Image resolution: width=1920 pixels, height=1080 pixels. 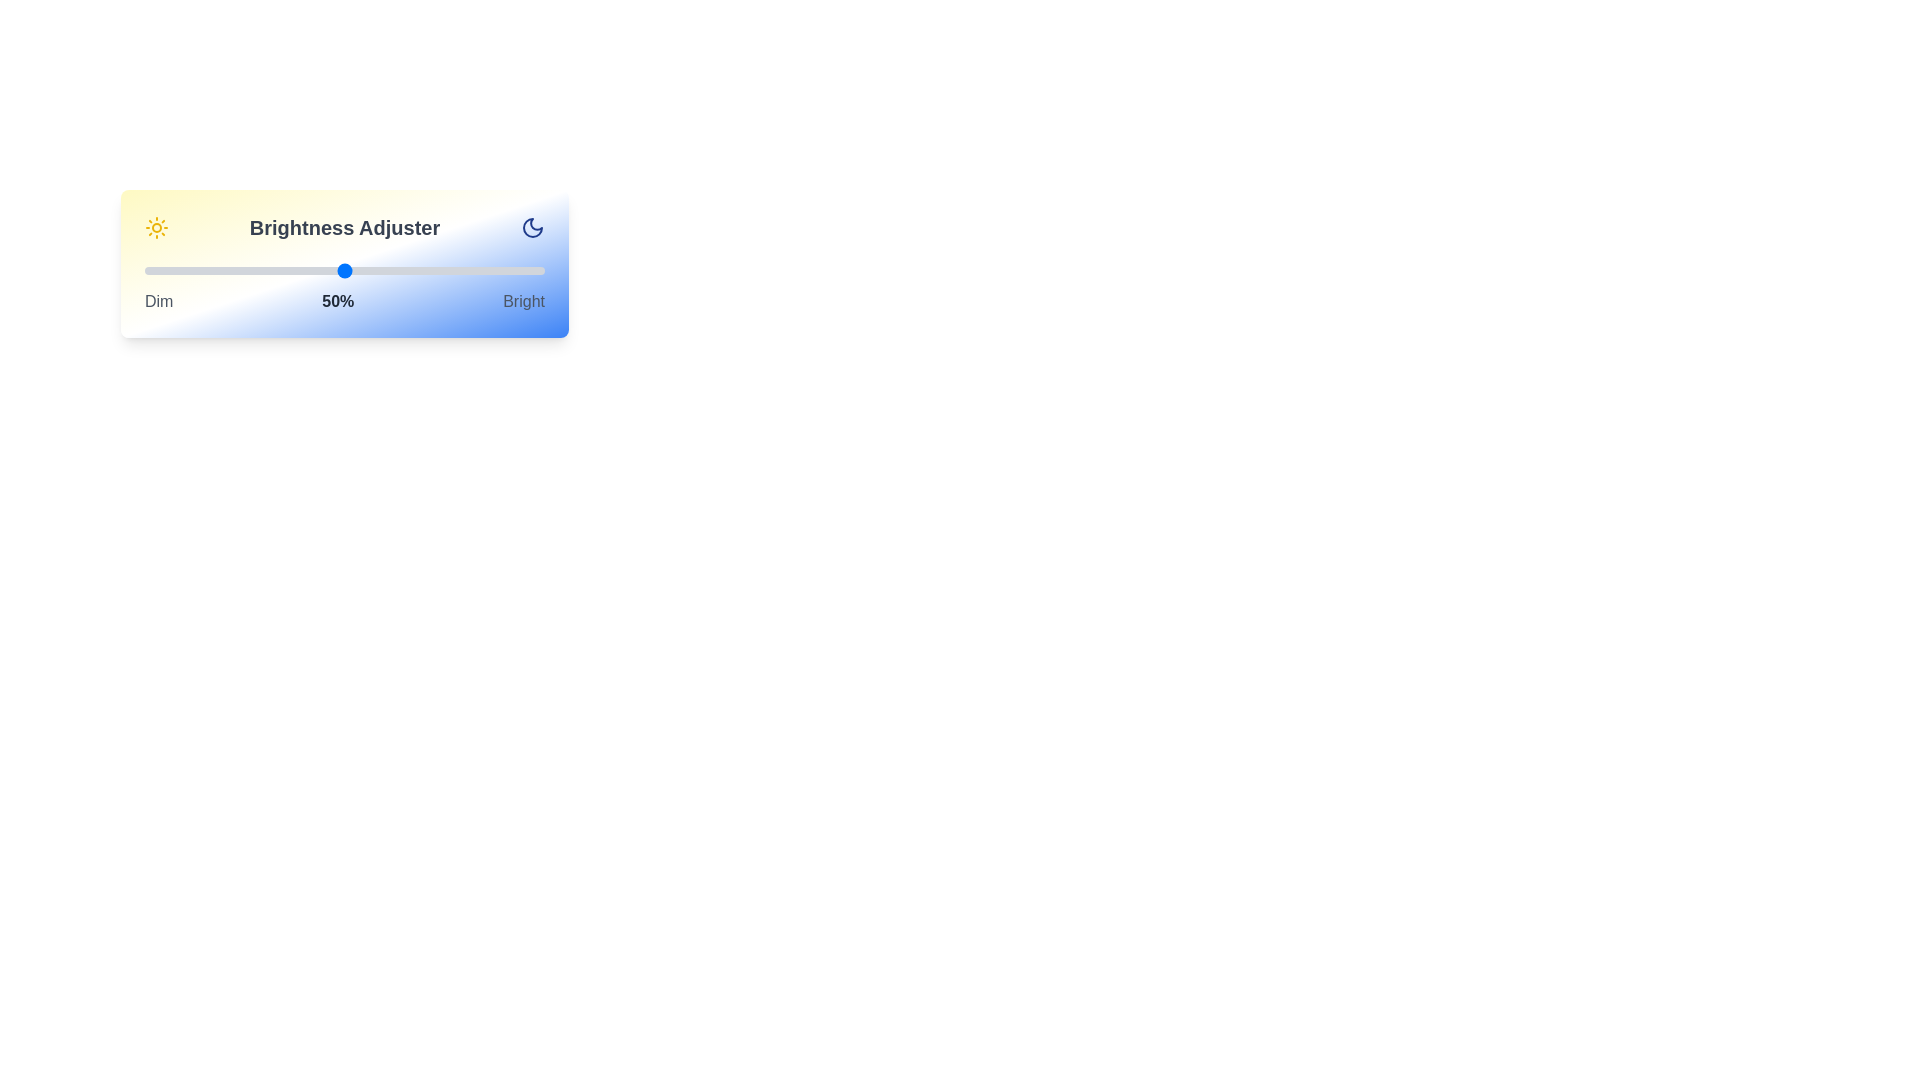 I want to click on the brightness to 75% using the slider, so click(x=444, y=270).